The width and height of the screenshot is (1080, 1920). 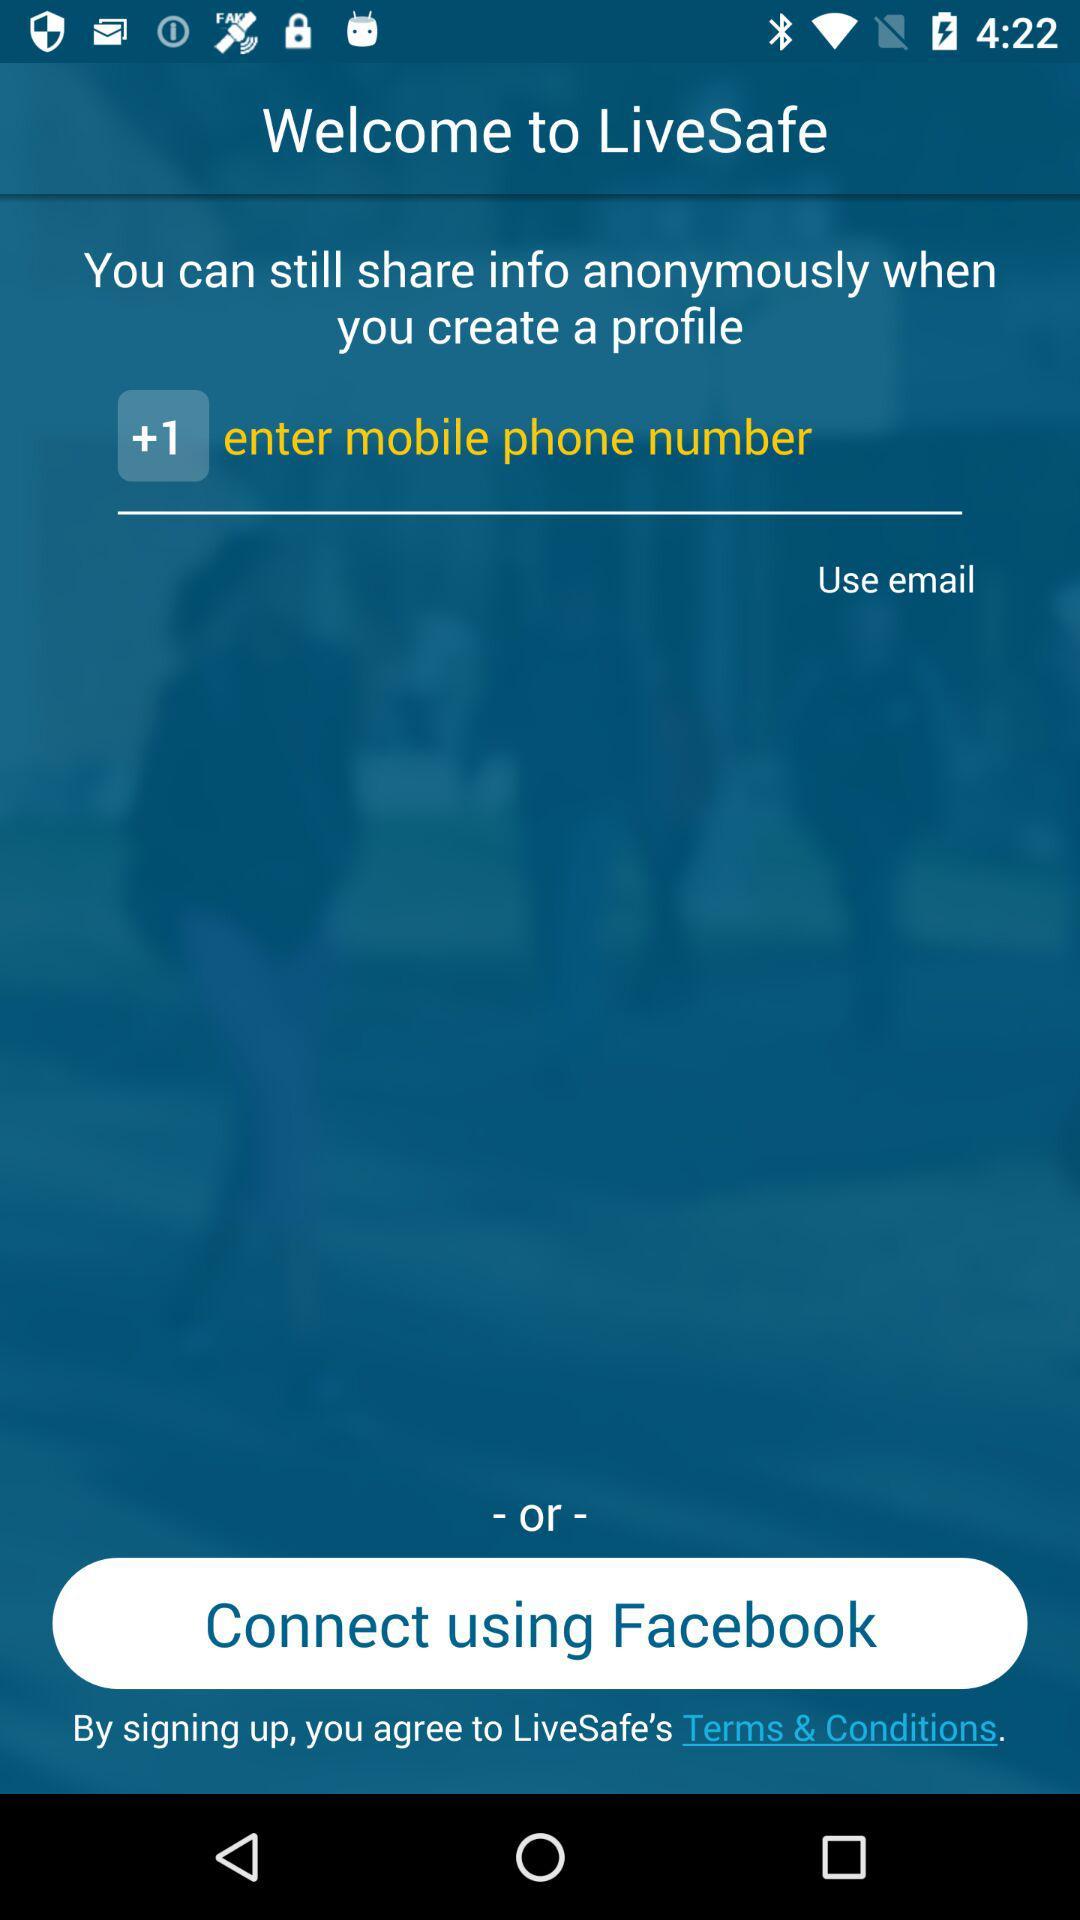 What do you see at coordinates (540, 1726) in the screenshot?
I see `the entire text in the row just below connect using facebook` at bounding box center [540, 1726].